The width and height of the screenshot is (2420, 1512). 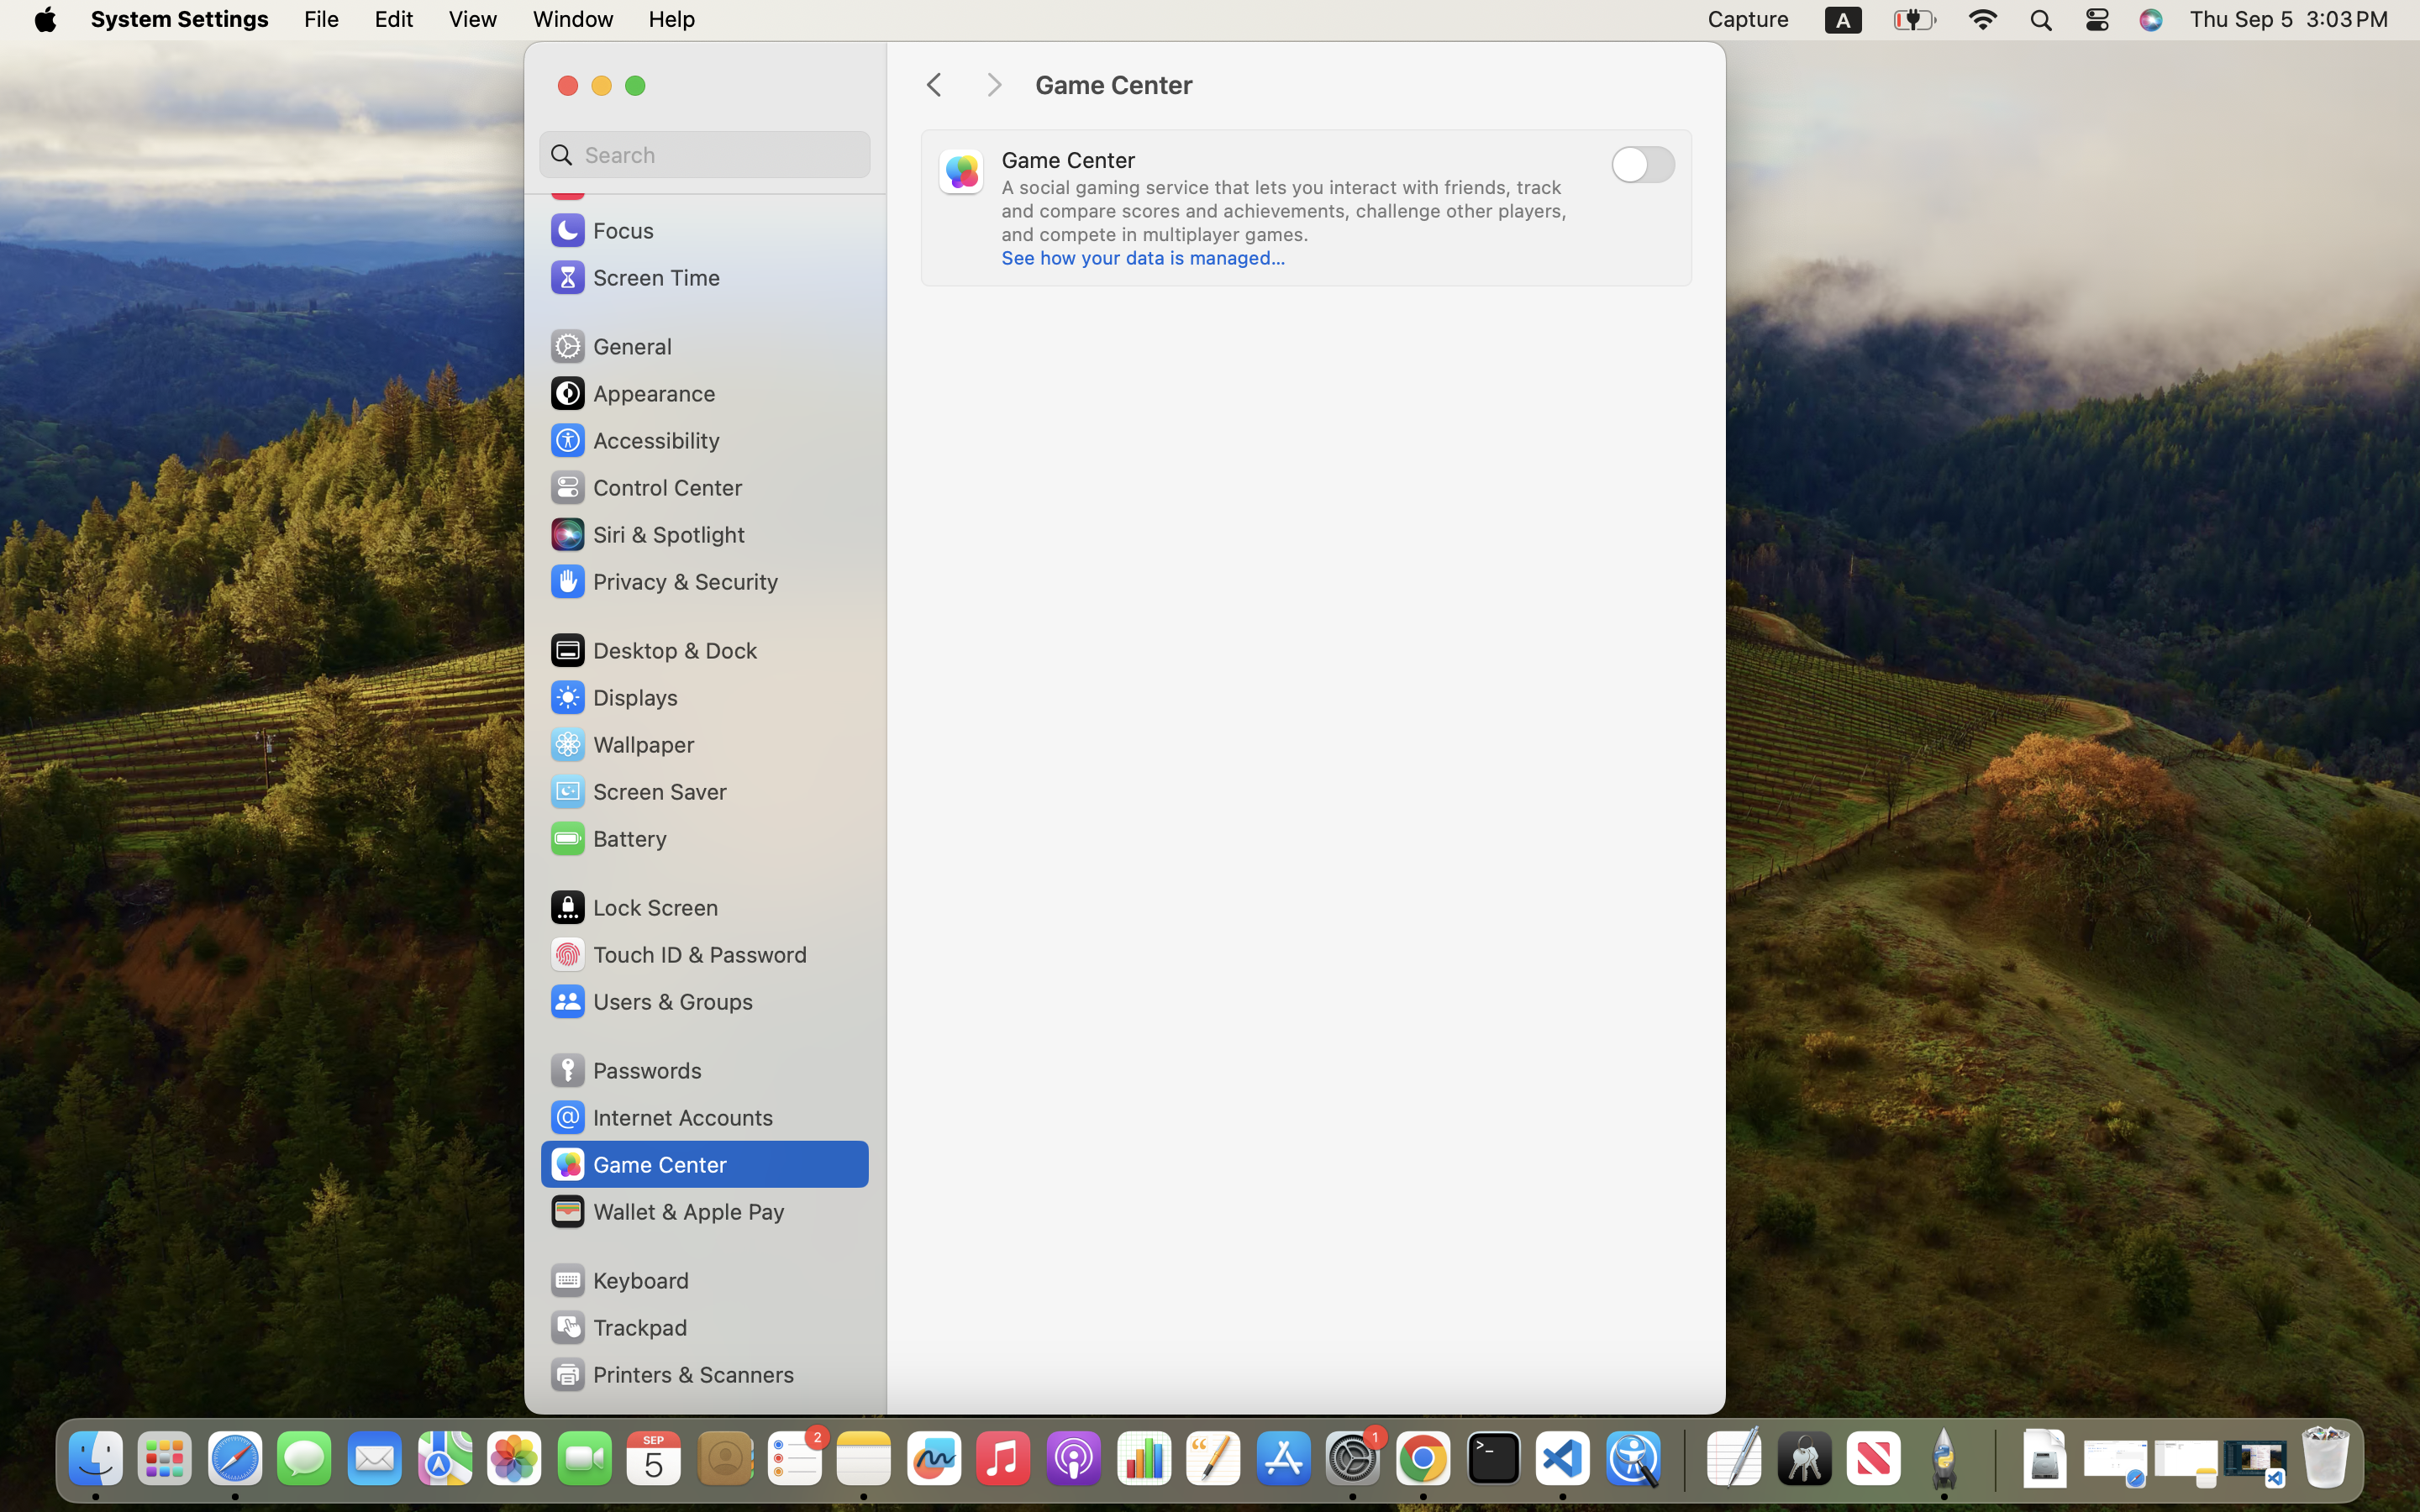 I want to click on 'Passwords', so click(x=623, y=1069).